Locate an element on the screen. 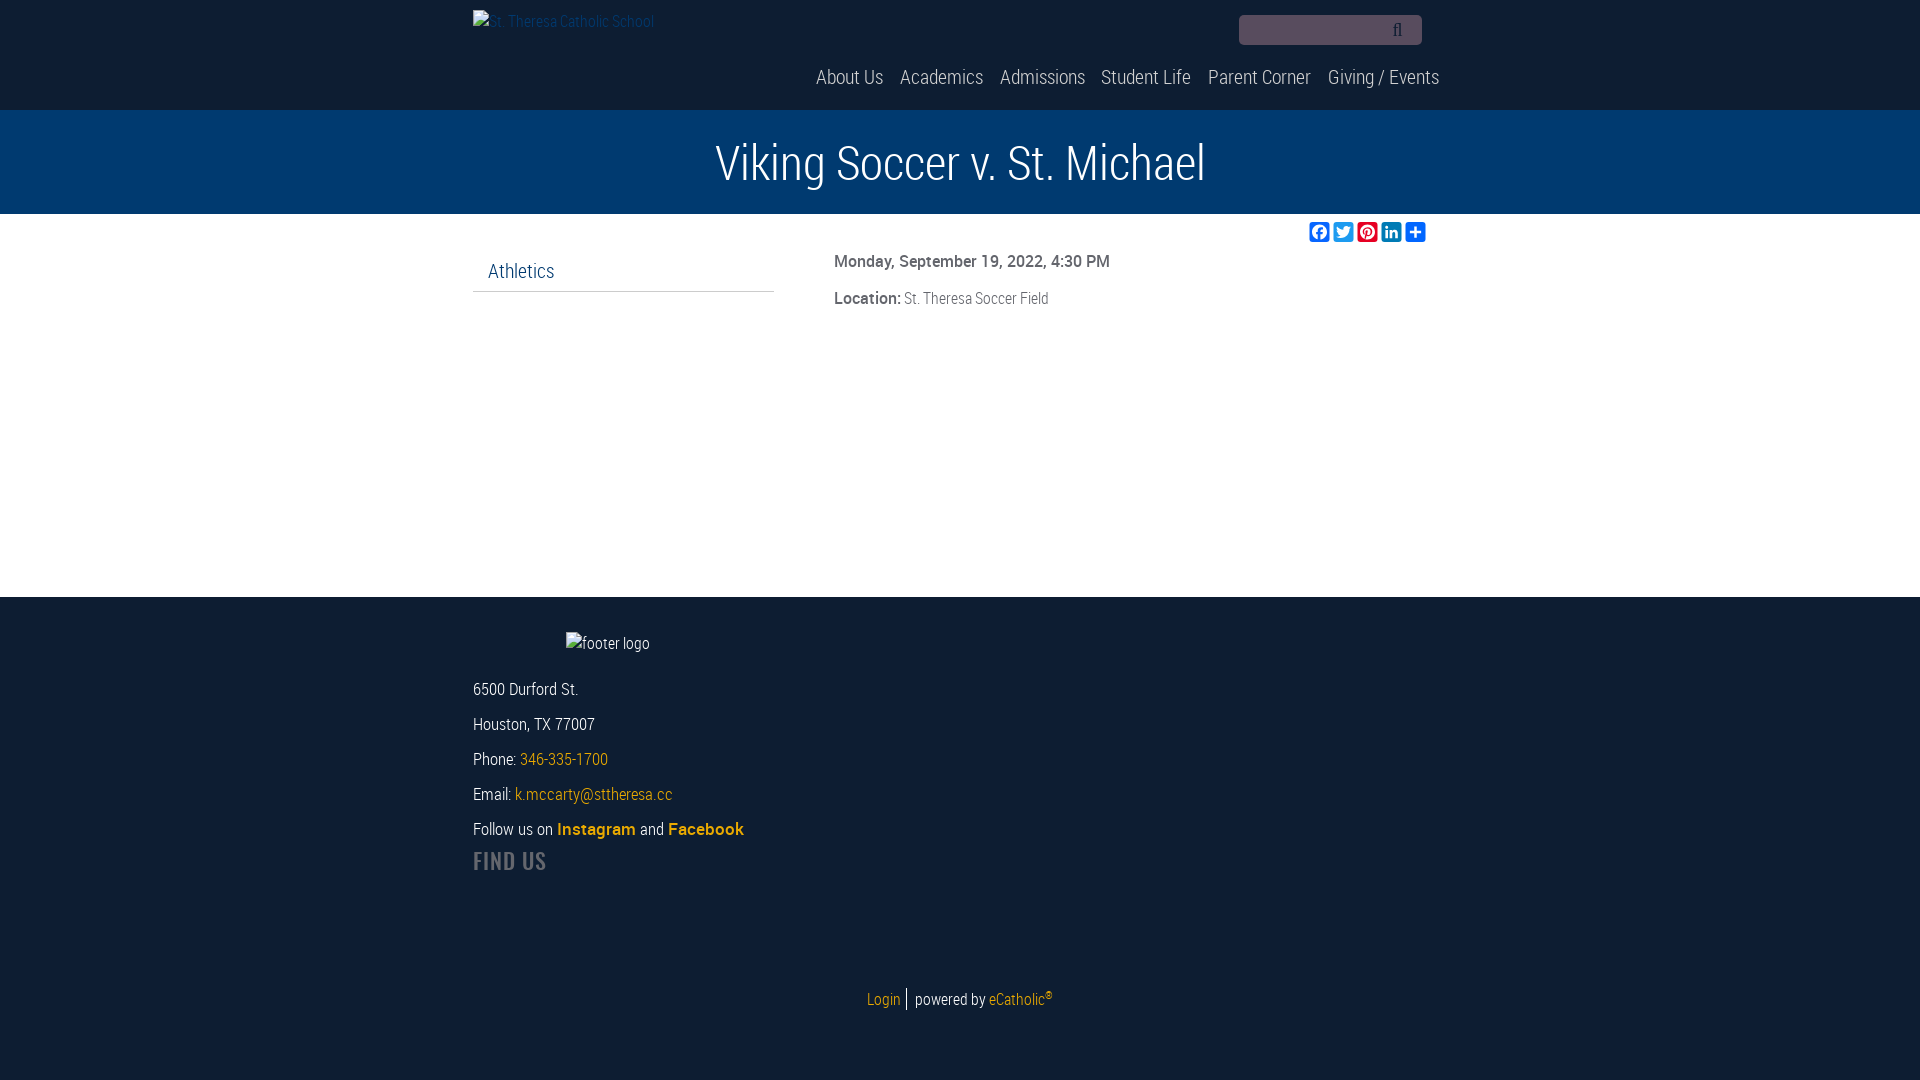  'Pinterest' is located at coordinates (1367, 230).